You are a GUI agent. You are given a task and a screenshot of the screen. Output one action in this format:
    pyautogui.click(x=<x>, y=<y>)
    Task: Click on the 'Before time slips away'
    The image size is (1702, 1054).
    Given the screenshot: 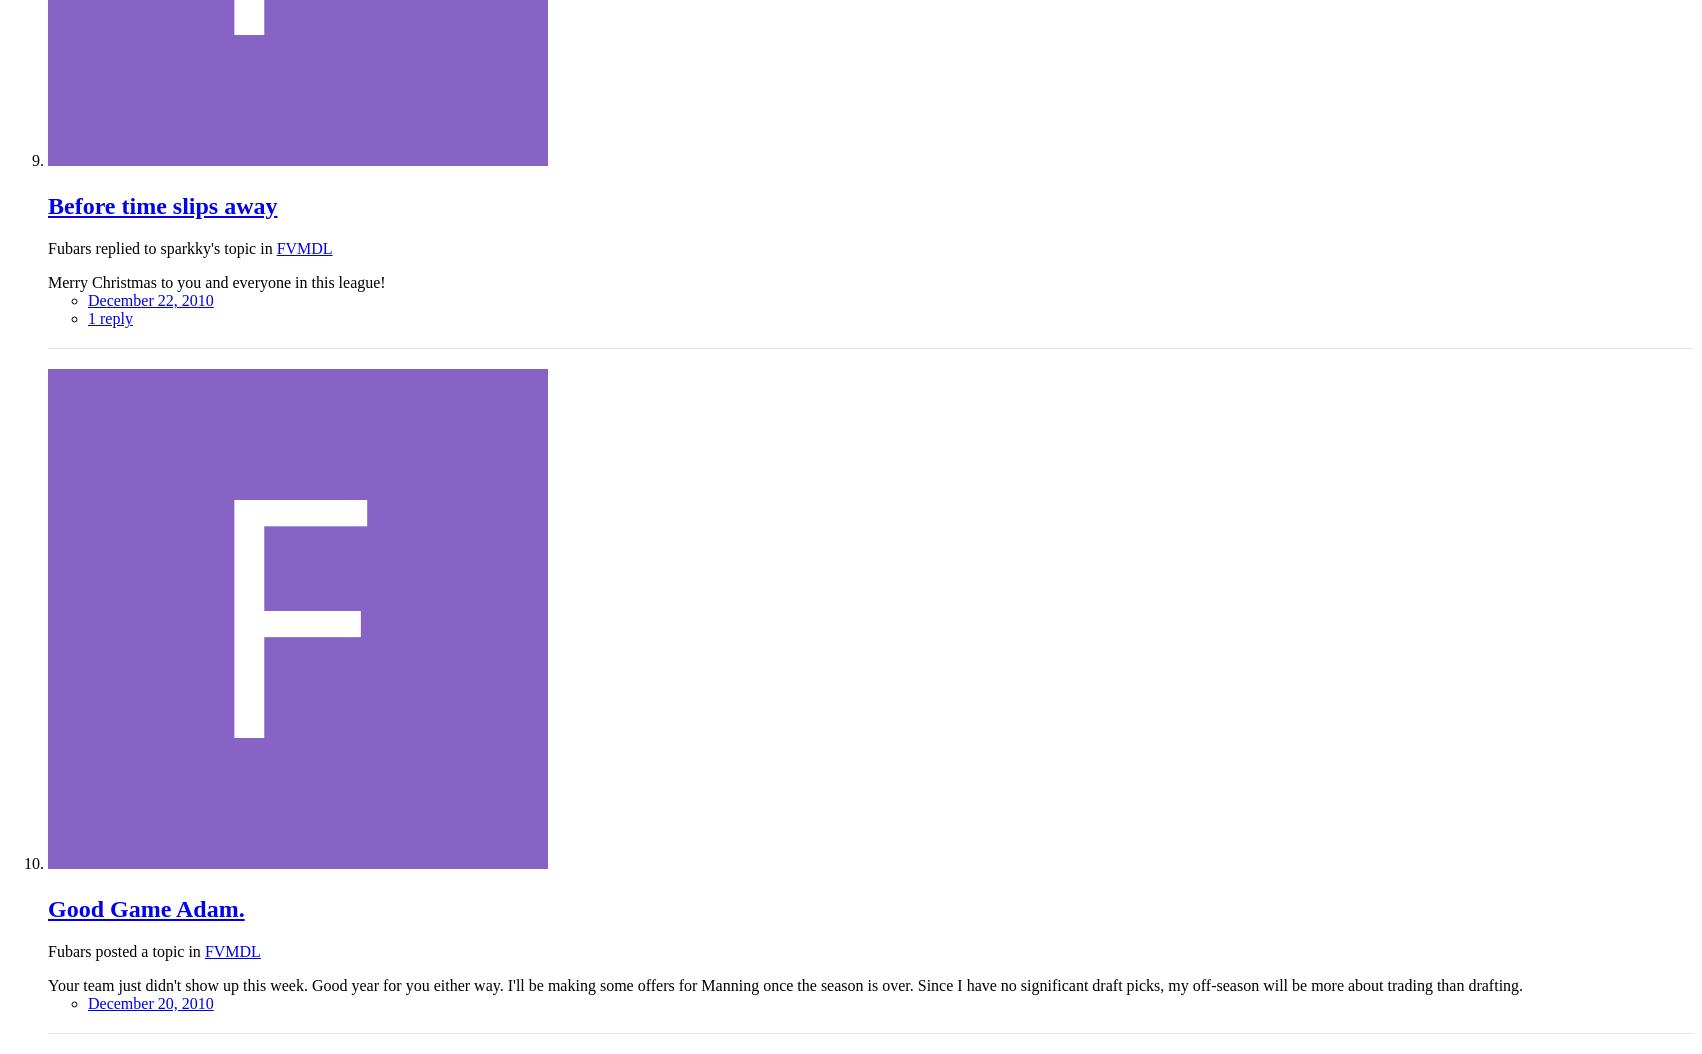 What is the action you would take?
    pyautogui.click(x=161, y=204)
    